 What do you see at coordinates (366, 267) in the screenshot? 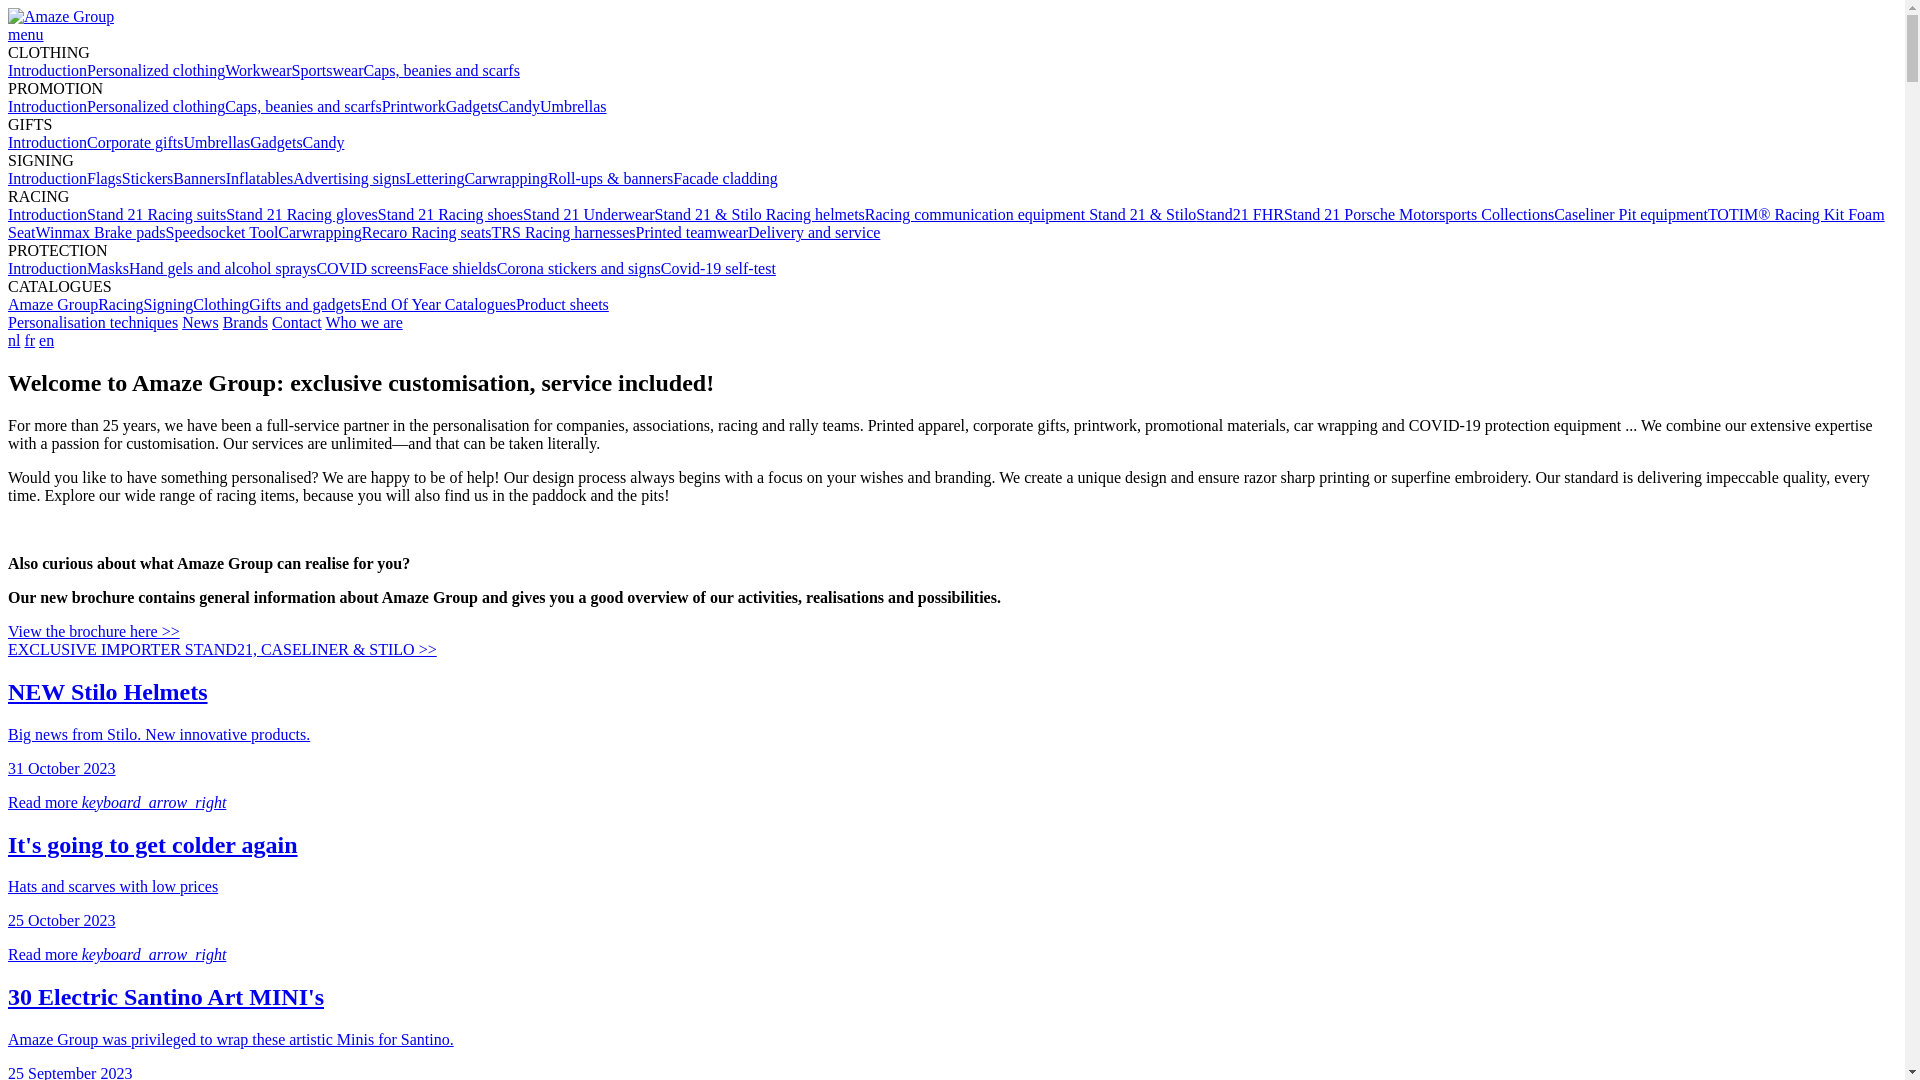
I see `'COVID screens'` at bounding box center [366, 267].